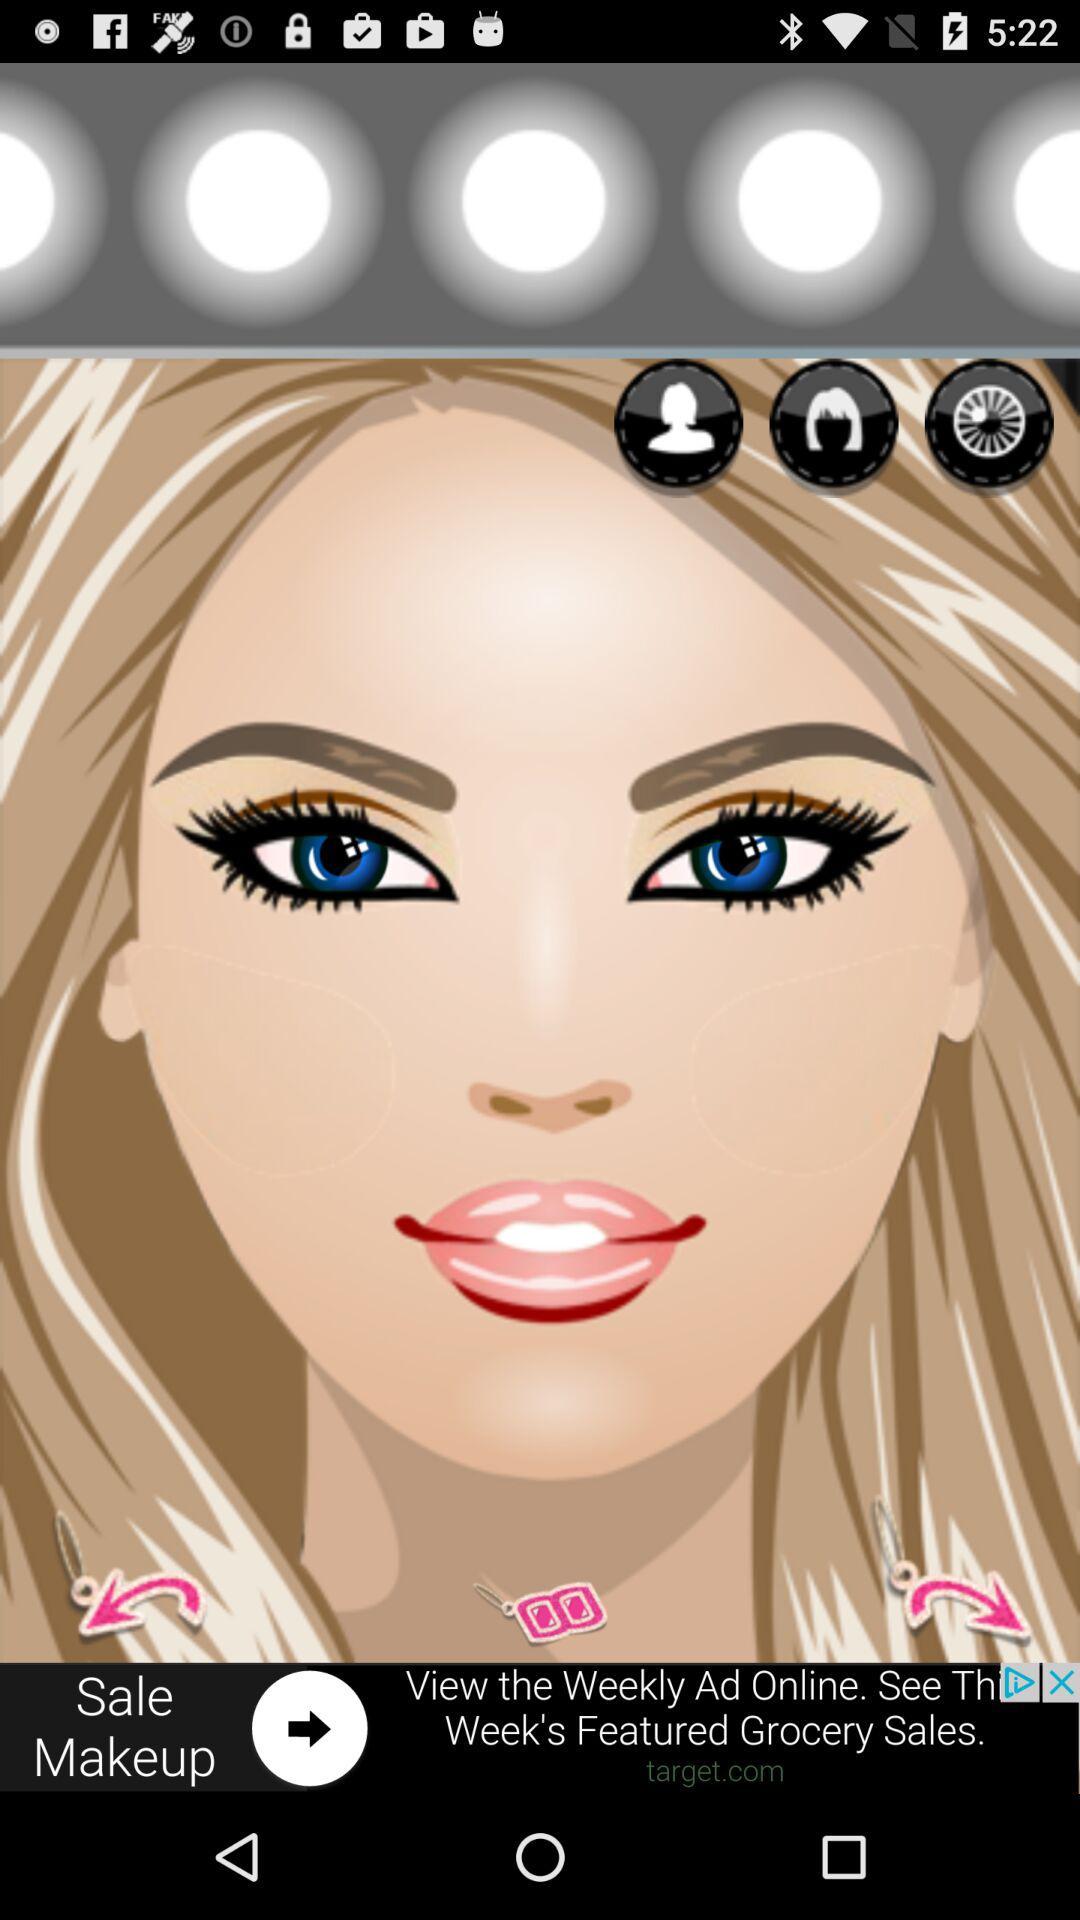 The height and width of the screenshot is (1920, 1080). I want to click on the icon on bottom right of the page, so click(938, 1570).